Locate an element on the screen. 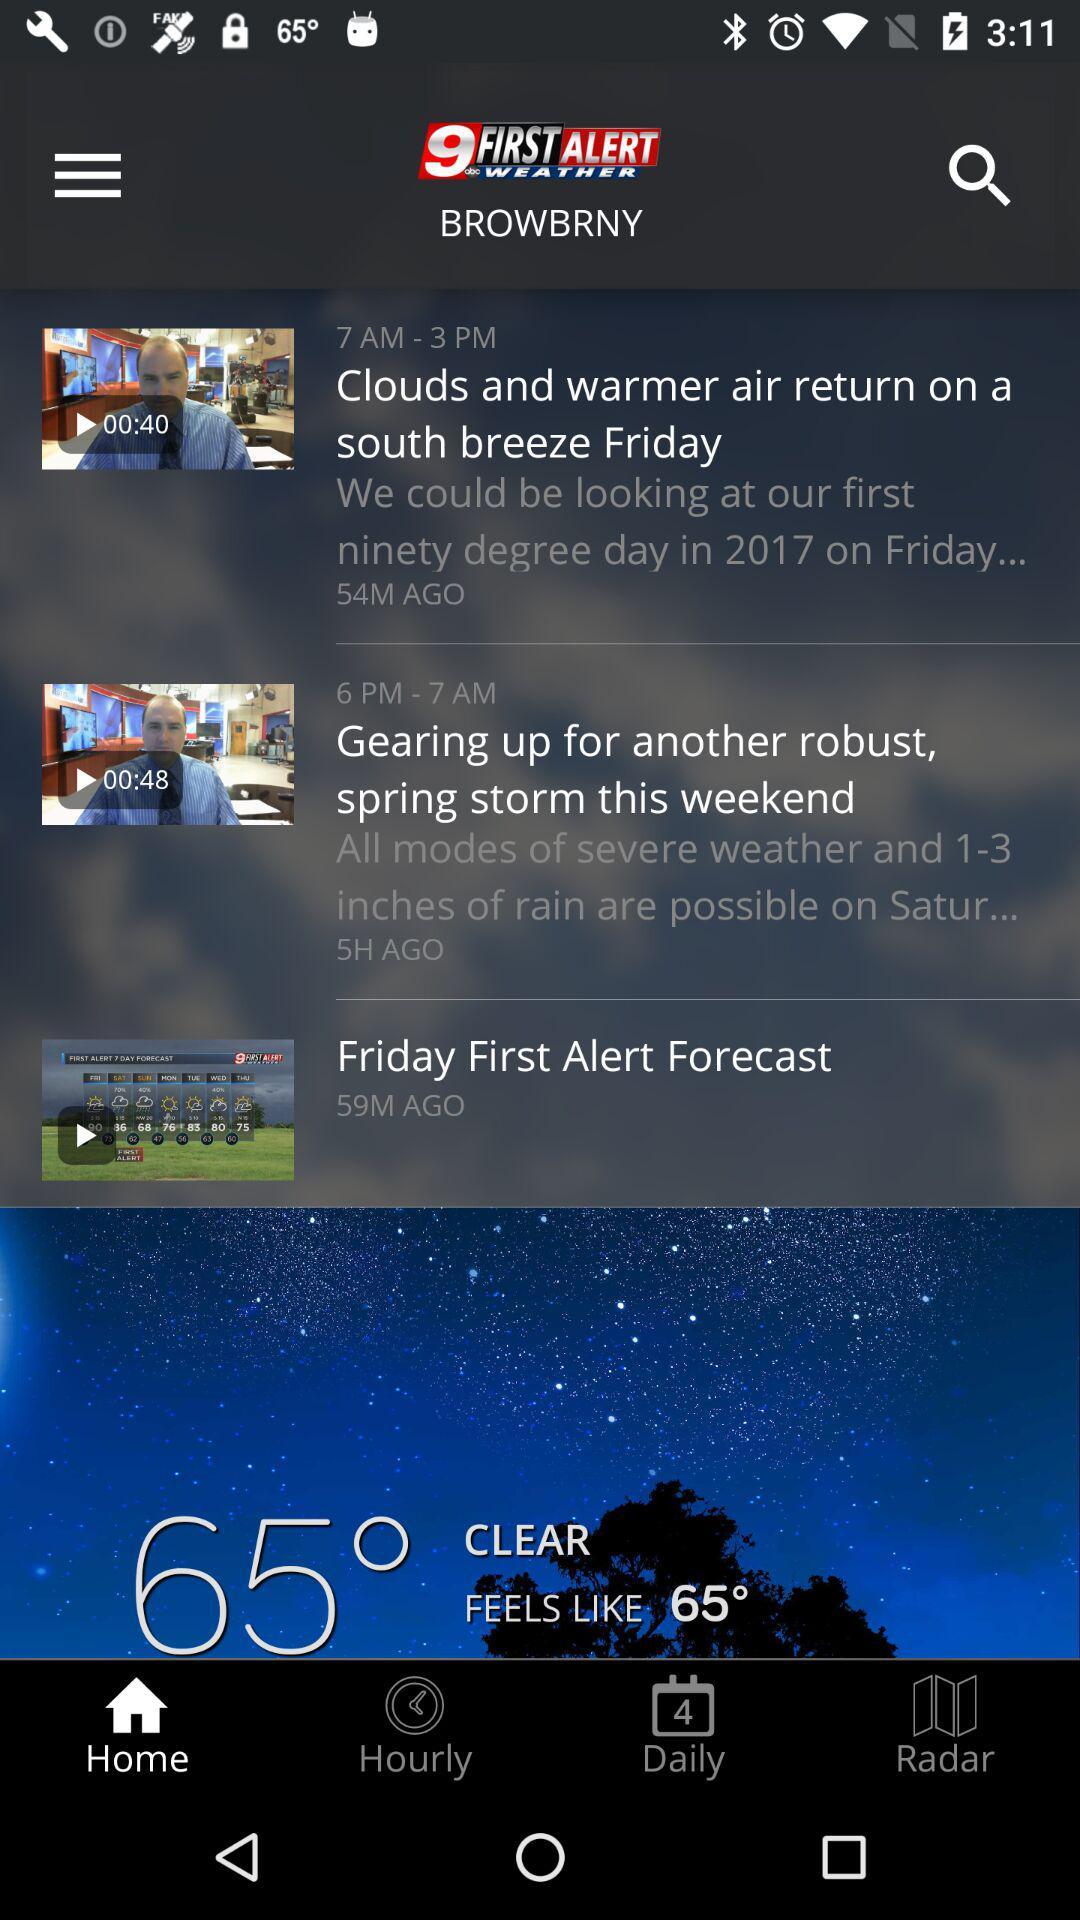 Image resolution: width=1080 pixels, height=1920 pixels. the icon next to the hourly is located at coordinates (135, 1726).